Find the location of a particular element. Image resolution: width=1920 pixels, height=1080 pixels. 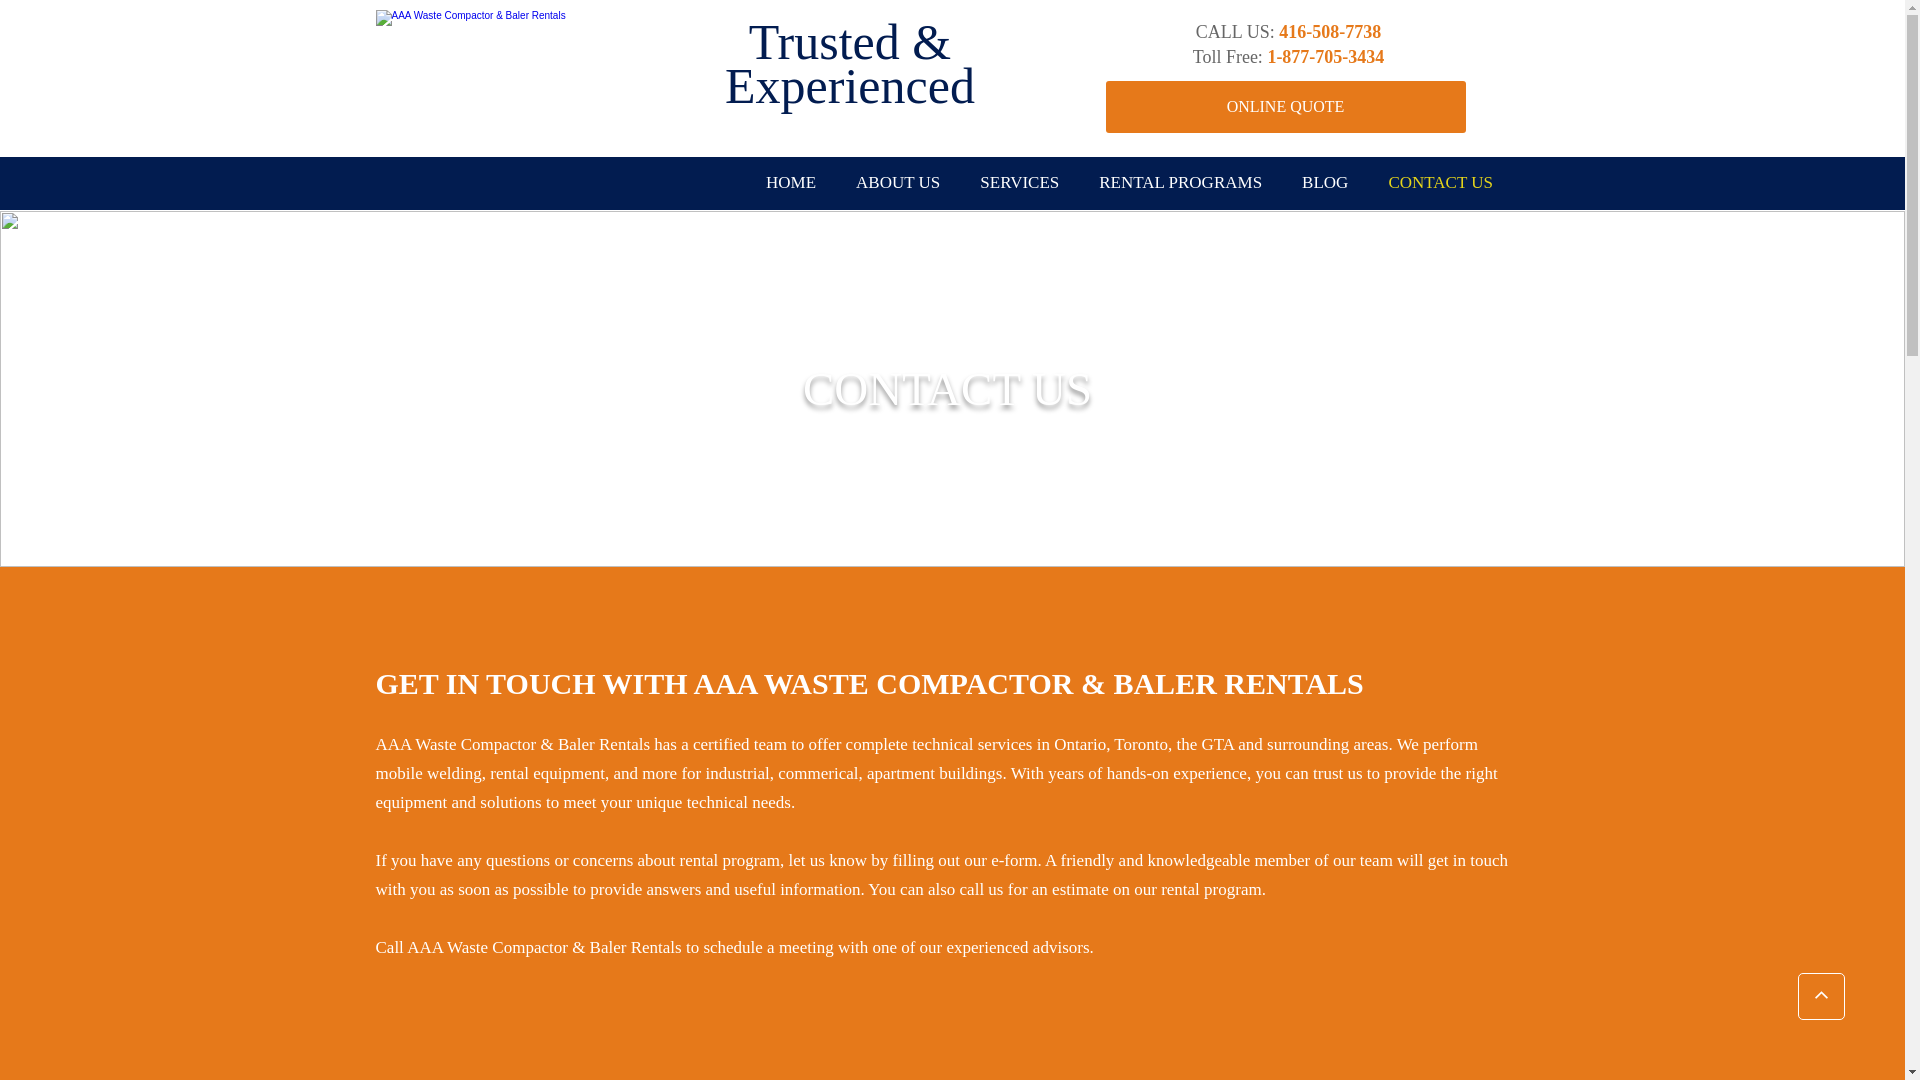

'ONLINE QUOTE' is located at coordinates (1286, 107).